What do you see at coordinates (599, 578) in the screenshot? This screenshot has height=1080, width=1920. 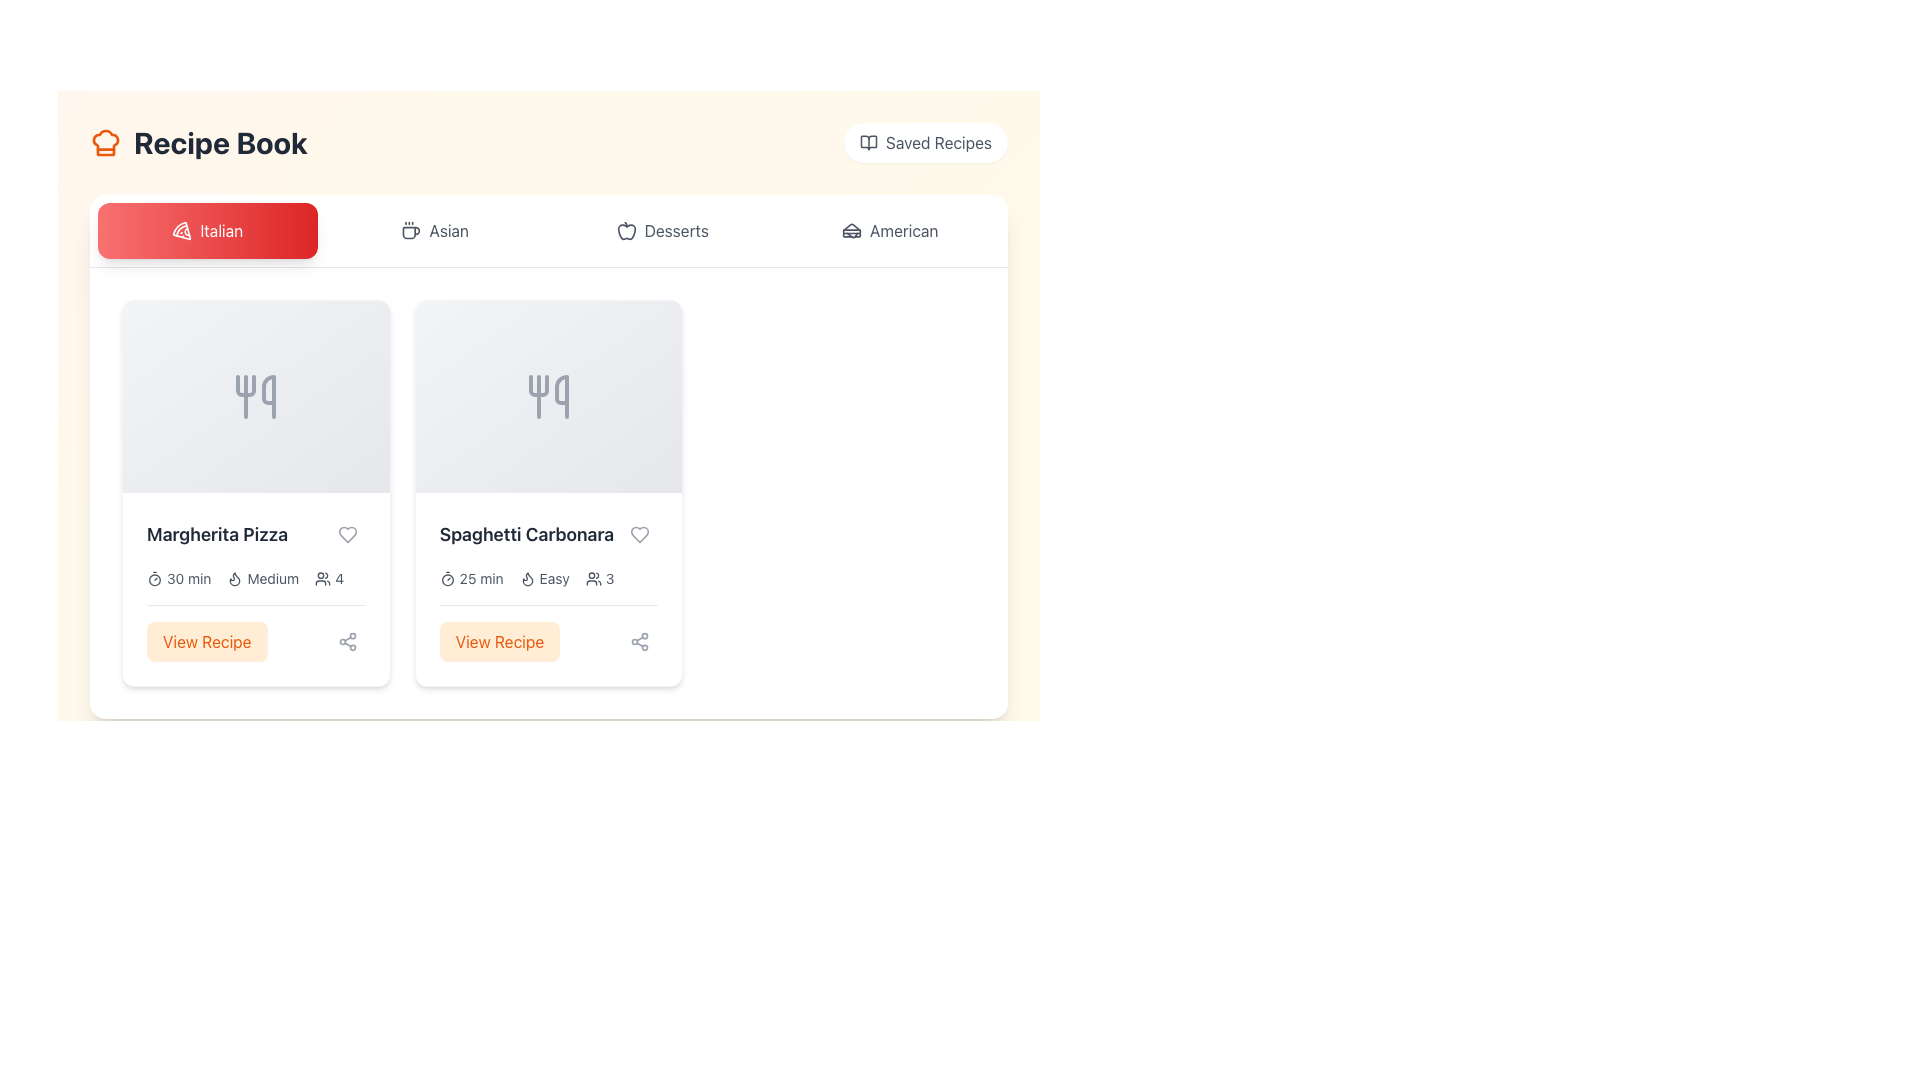 I see `the label with an icon representing multiple people followed by the text '3', located in the bottom-right section of the 'Spaghetti Carbonara' card, positioned to the right of the text 'Easy'` at bounding box center [599, 578].